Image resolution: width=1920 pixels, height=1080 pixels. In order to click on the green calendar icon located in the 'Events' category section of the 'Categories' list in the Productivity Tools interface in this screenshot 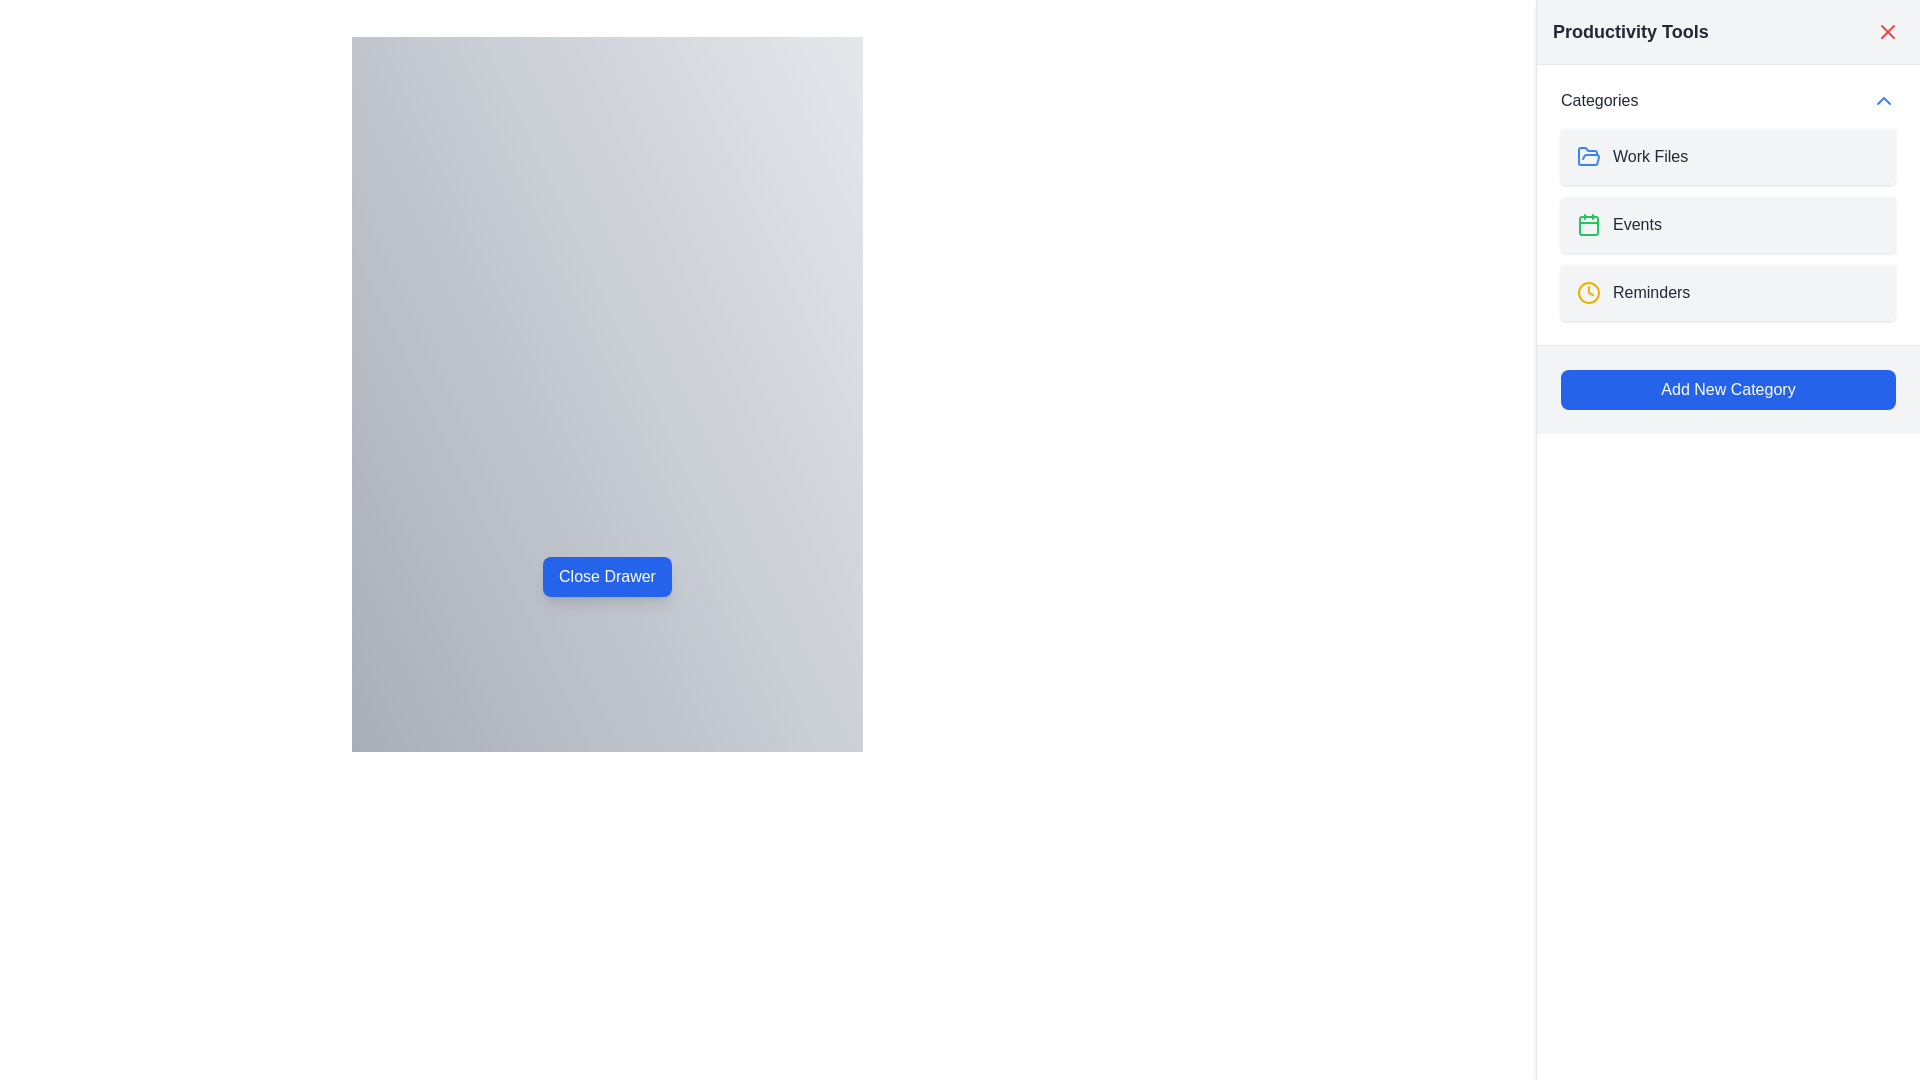, I will do `click(1587, 224)`.